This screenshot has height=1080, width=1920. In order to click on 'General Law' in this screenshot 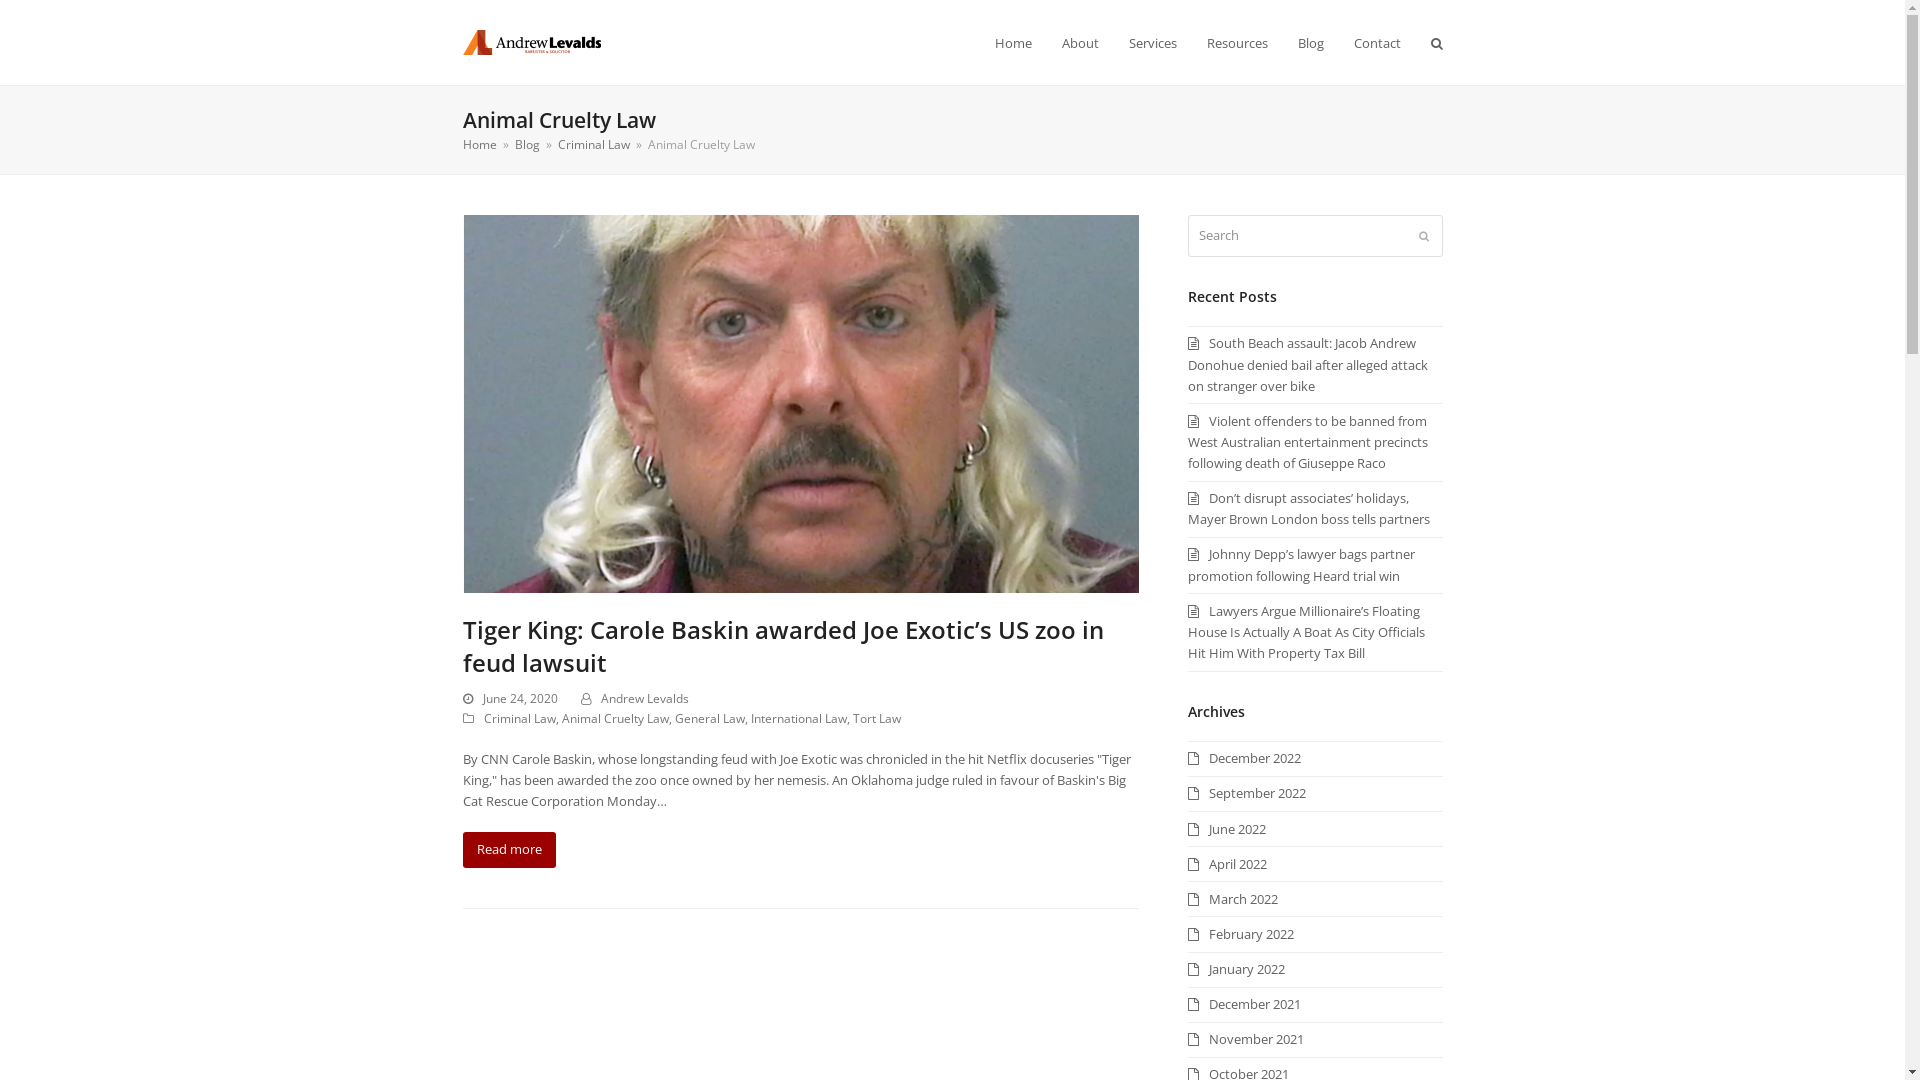, I will do `click(709, 717)`.